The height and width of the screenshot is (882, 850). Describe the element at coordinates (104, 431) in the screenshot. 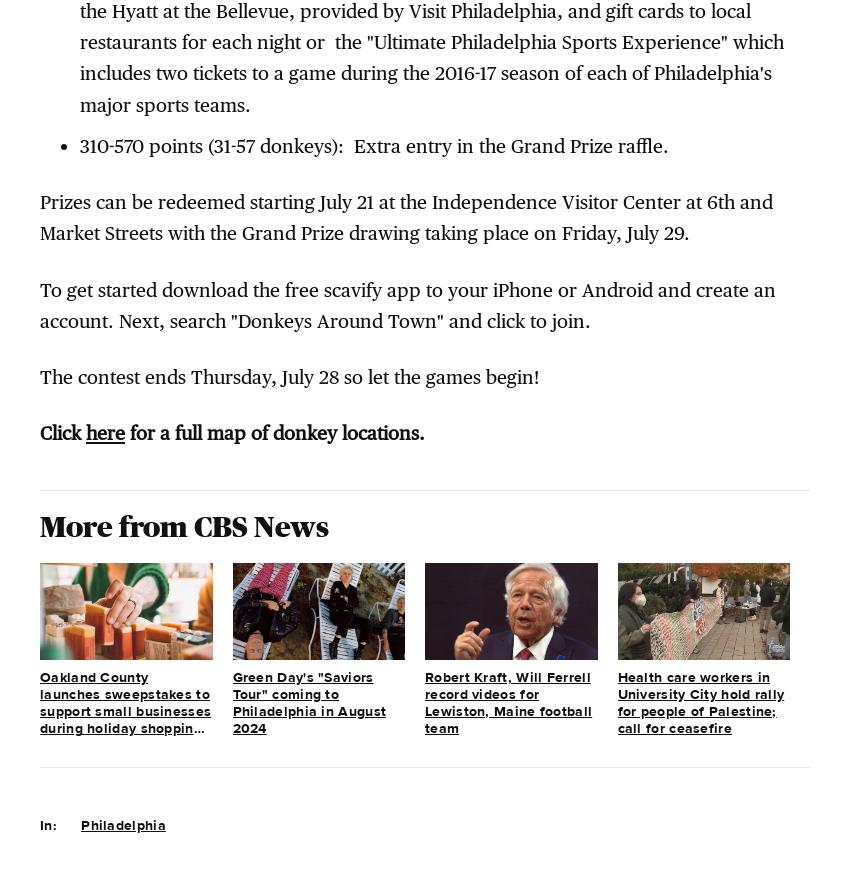

I see `'here'` at that location.